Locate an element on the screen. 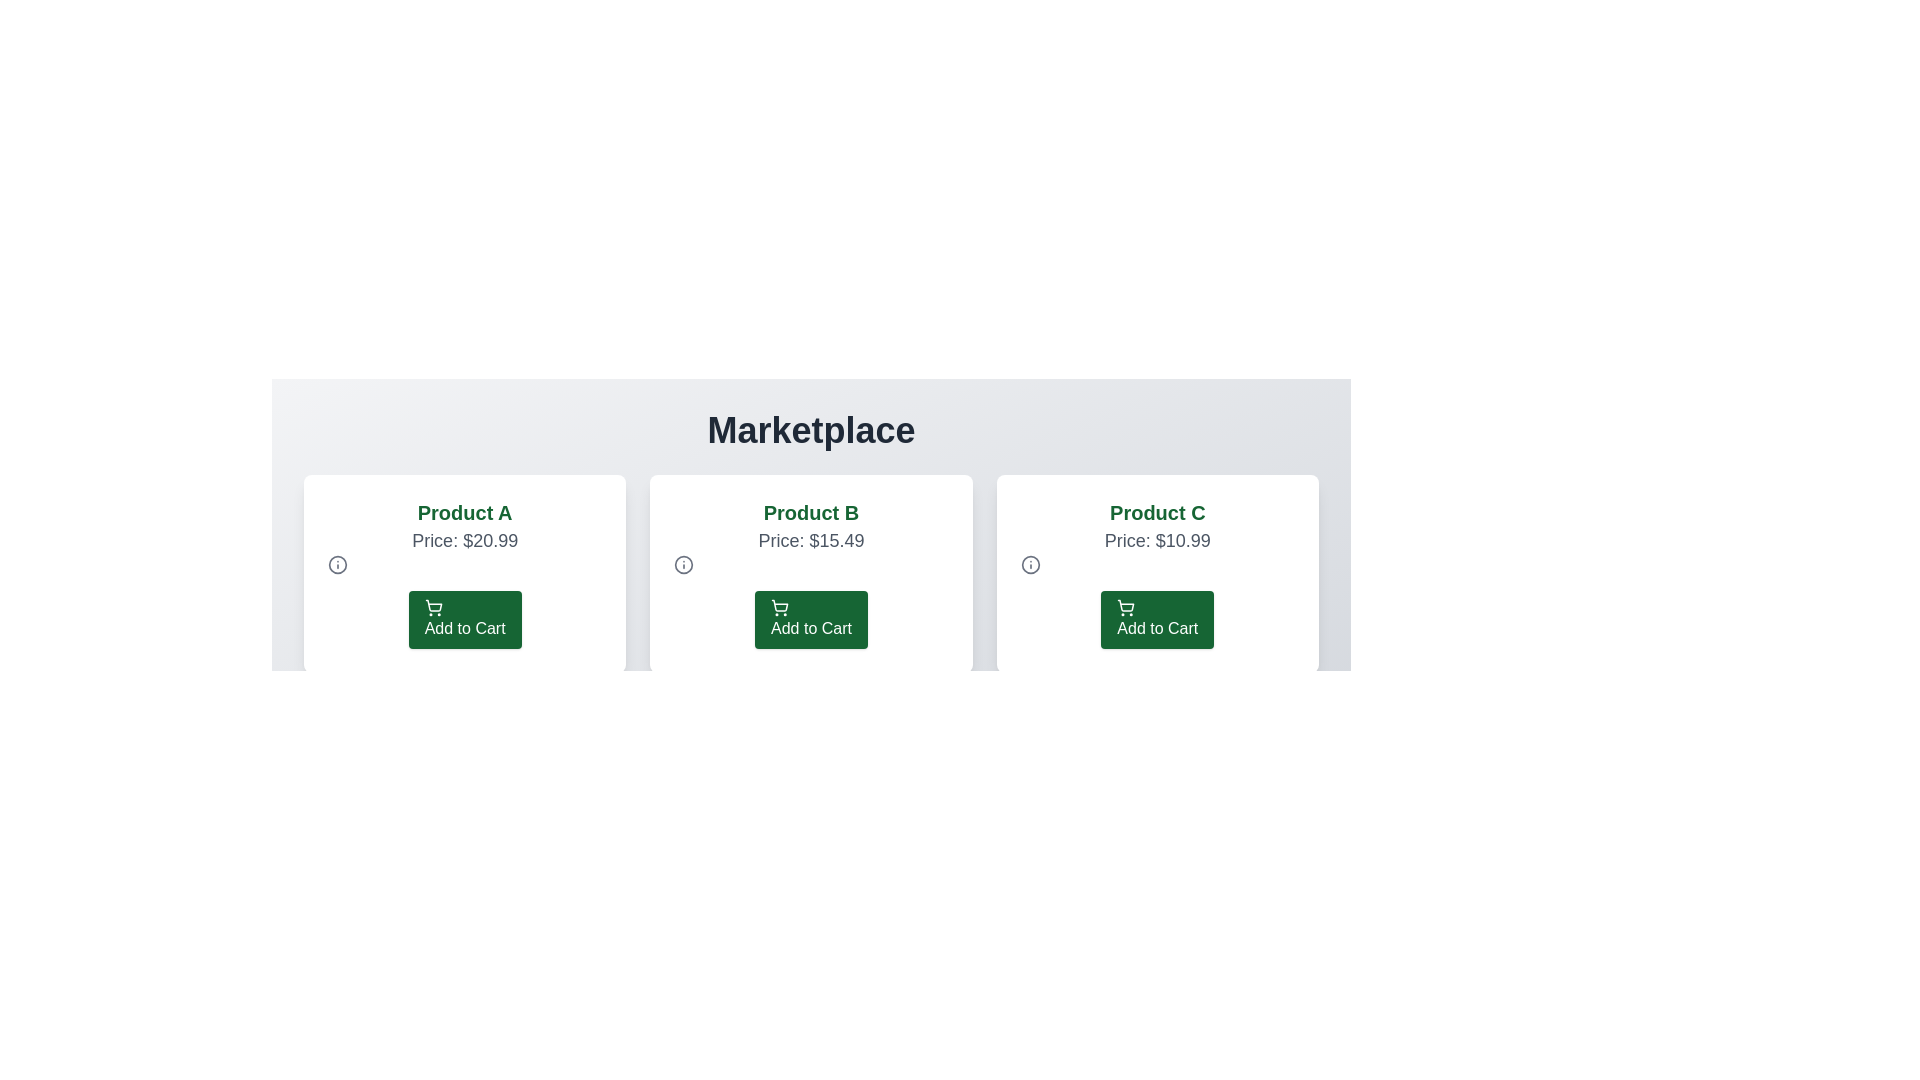 The width and height of the screenshot is (1920, 1080). the Vector icon that represents the action to add an item to the shopping cart, located to the left of the 'Add to Cart' text inside a green button below 'Product A' is located at coordinates (432, 607).